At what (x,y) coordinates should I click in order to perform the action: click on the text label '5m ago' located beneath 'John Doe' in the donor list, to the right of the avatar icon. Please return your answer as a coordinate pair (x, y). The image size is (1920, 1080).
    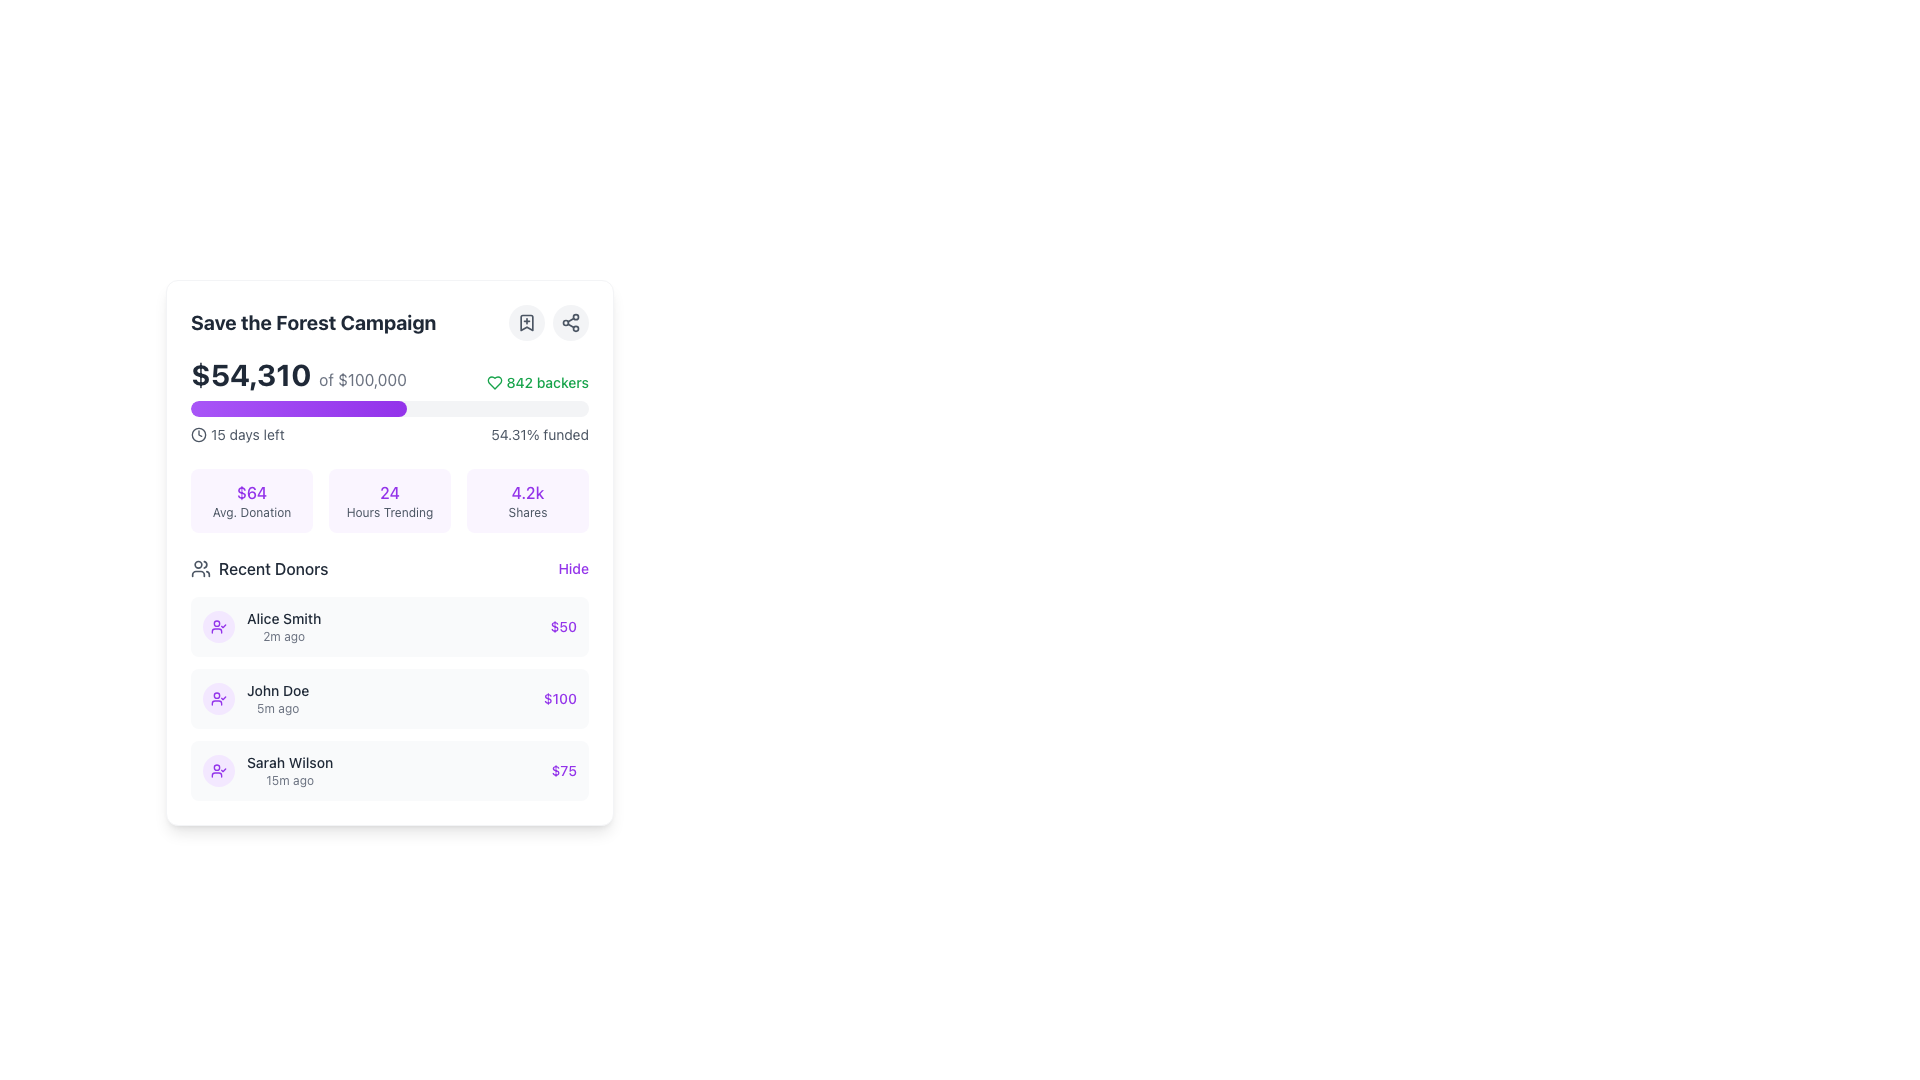
    Looking at the image, I should click on (277, 708).